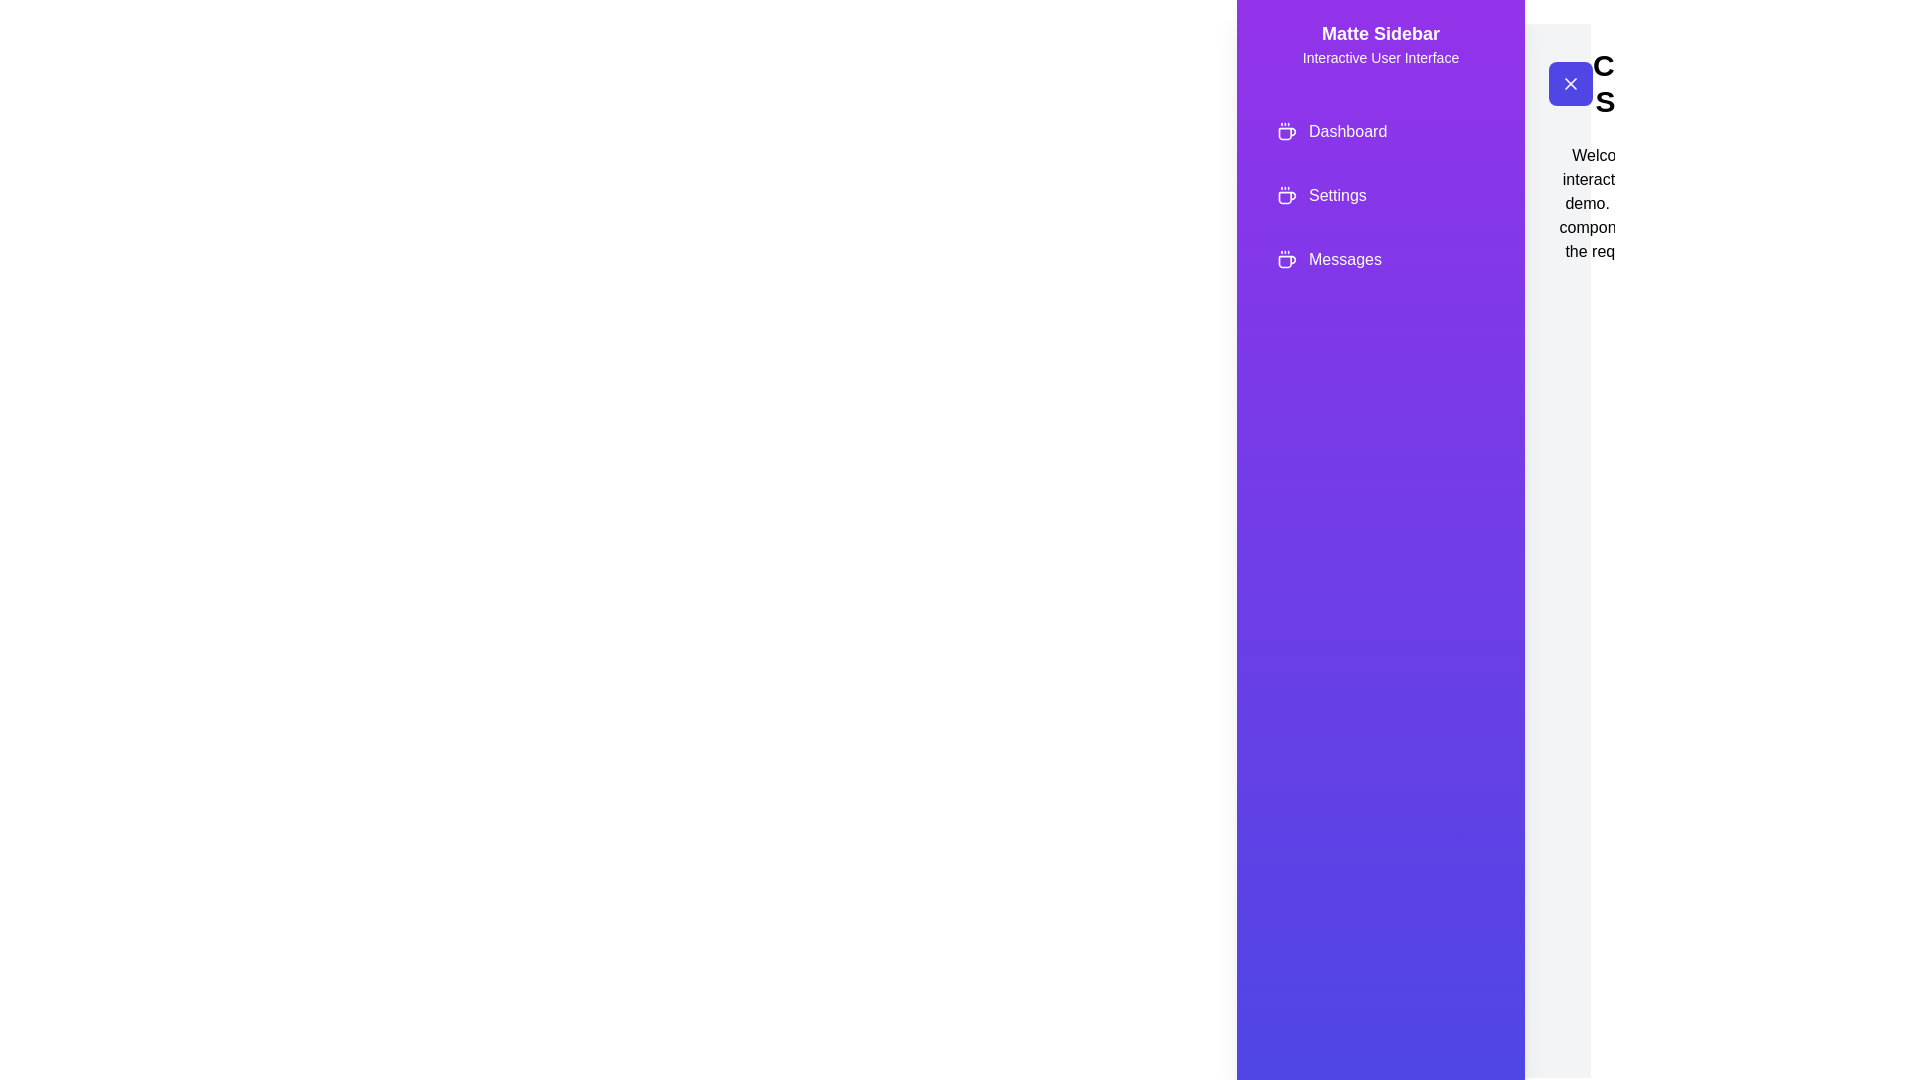 The height and width of the screenshot is (1080, 1920). Describe the element at coordinates (1287, 134) in the screenshot. I see `the decorative cup icon located in the right sidebar, which represents settings or customization options, positioned below two vertical lines and above a line indicating the cup's steam` at that location.